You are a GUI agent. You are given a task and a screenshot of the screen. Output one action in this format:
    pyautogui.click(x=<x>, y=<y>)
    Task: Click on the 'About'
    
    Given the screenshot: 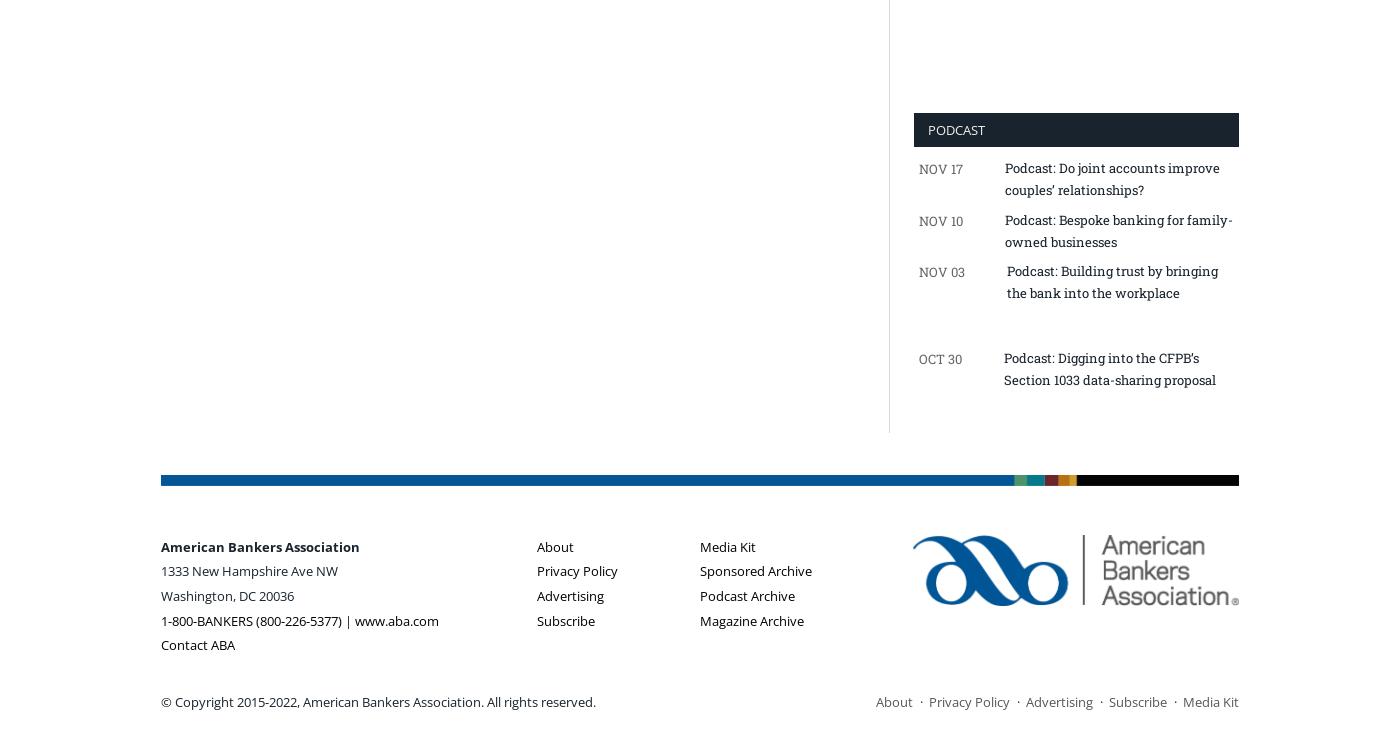 What is the action you would take?
    pyautogui.click(x=555, y=545)
    